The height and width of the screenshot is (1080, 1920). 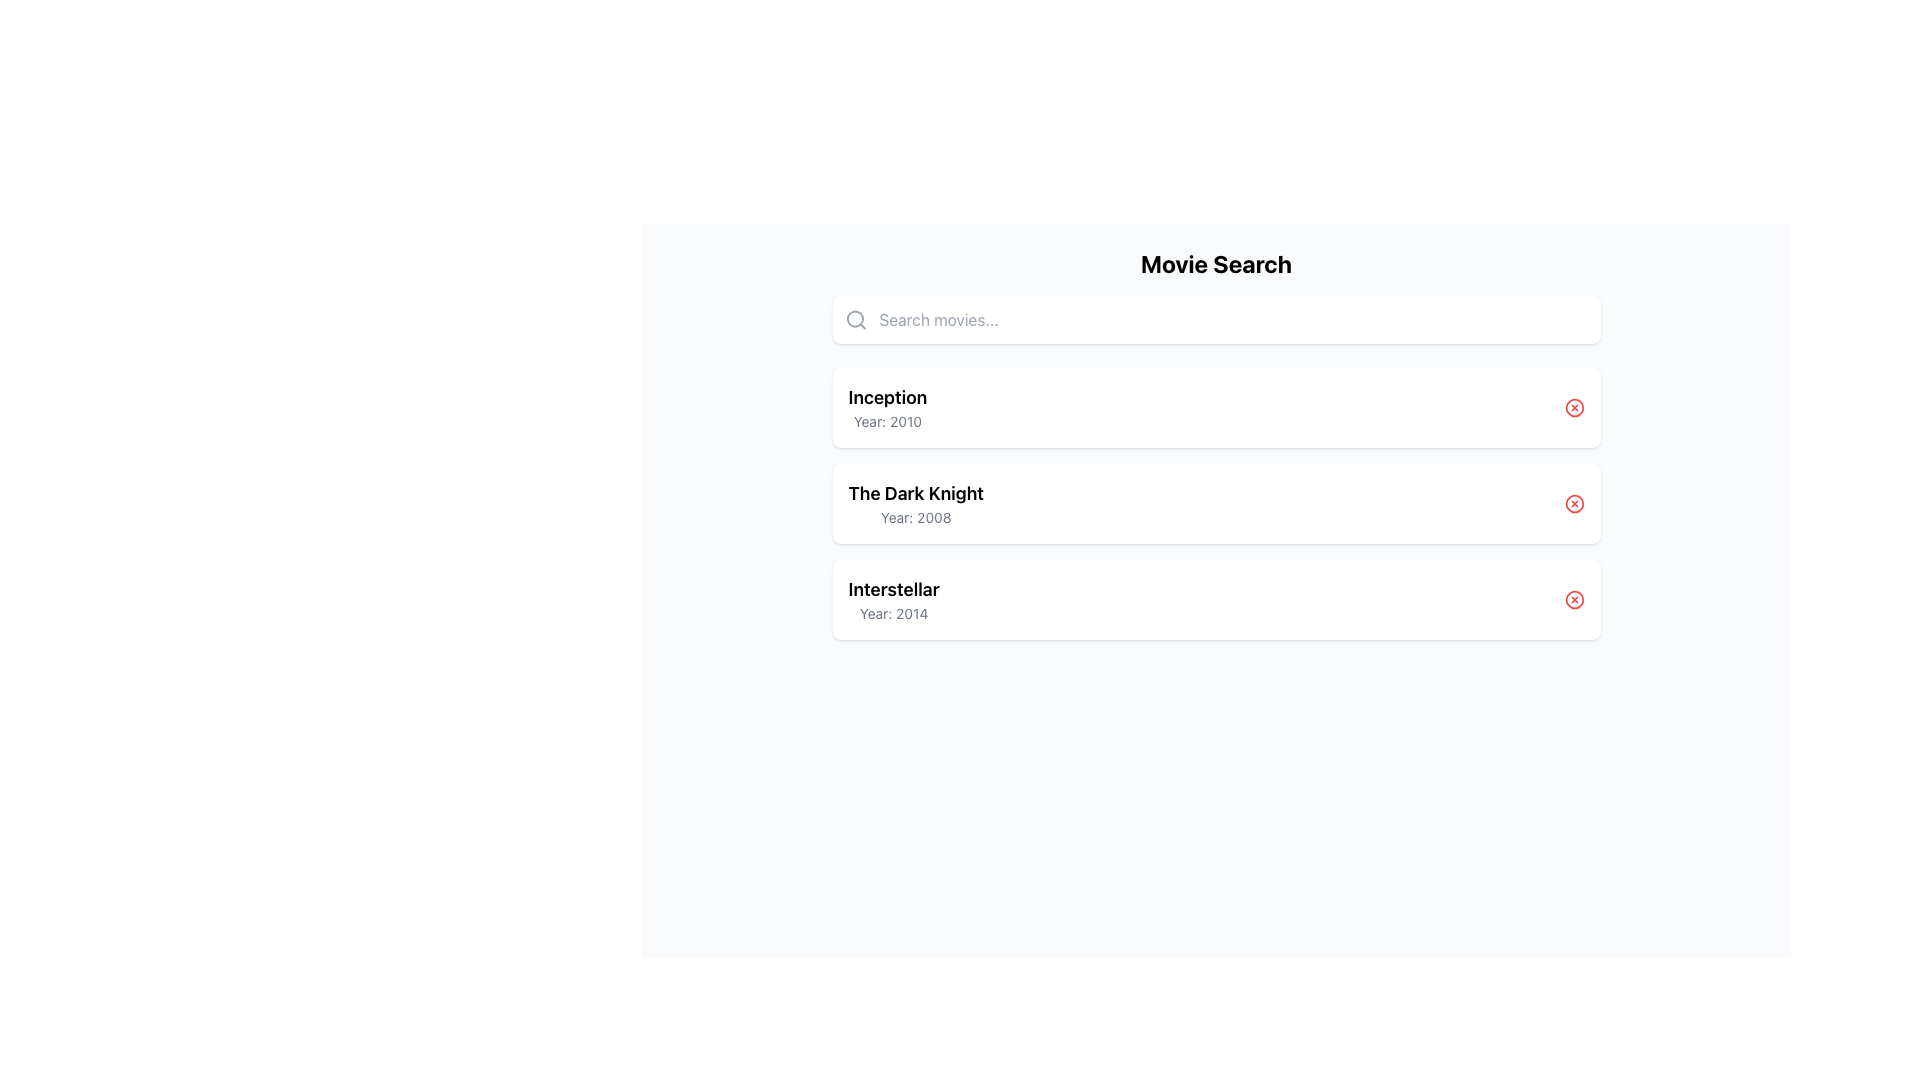 What do you see at coordinates (1215, 503) in the screenshot?
I see `the movie entry 'The Dark Knight' (2008)` at bounding box center [1215, 503].